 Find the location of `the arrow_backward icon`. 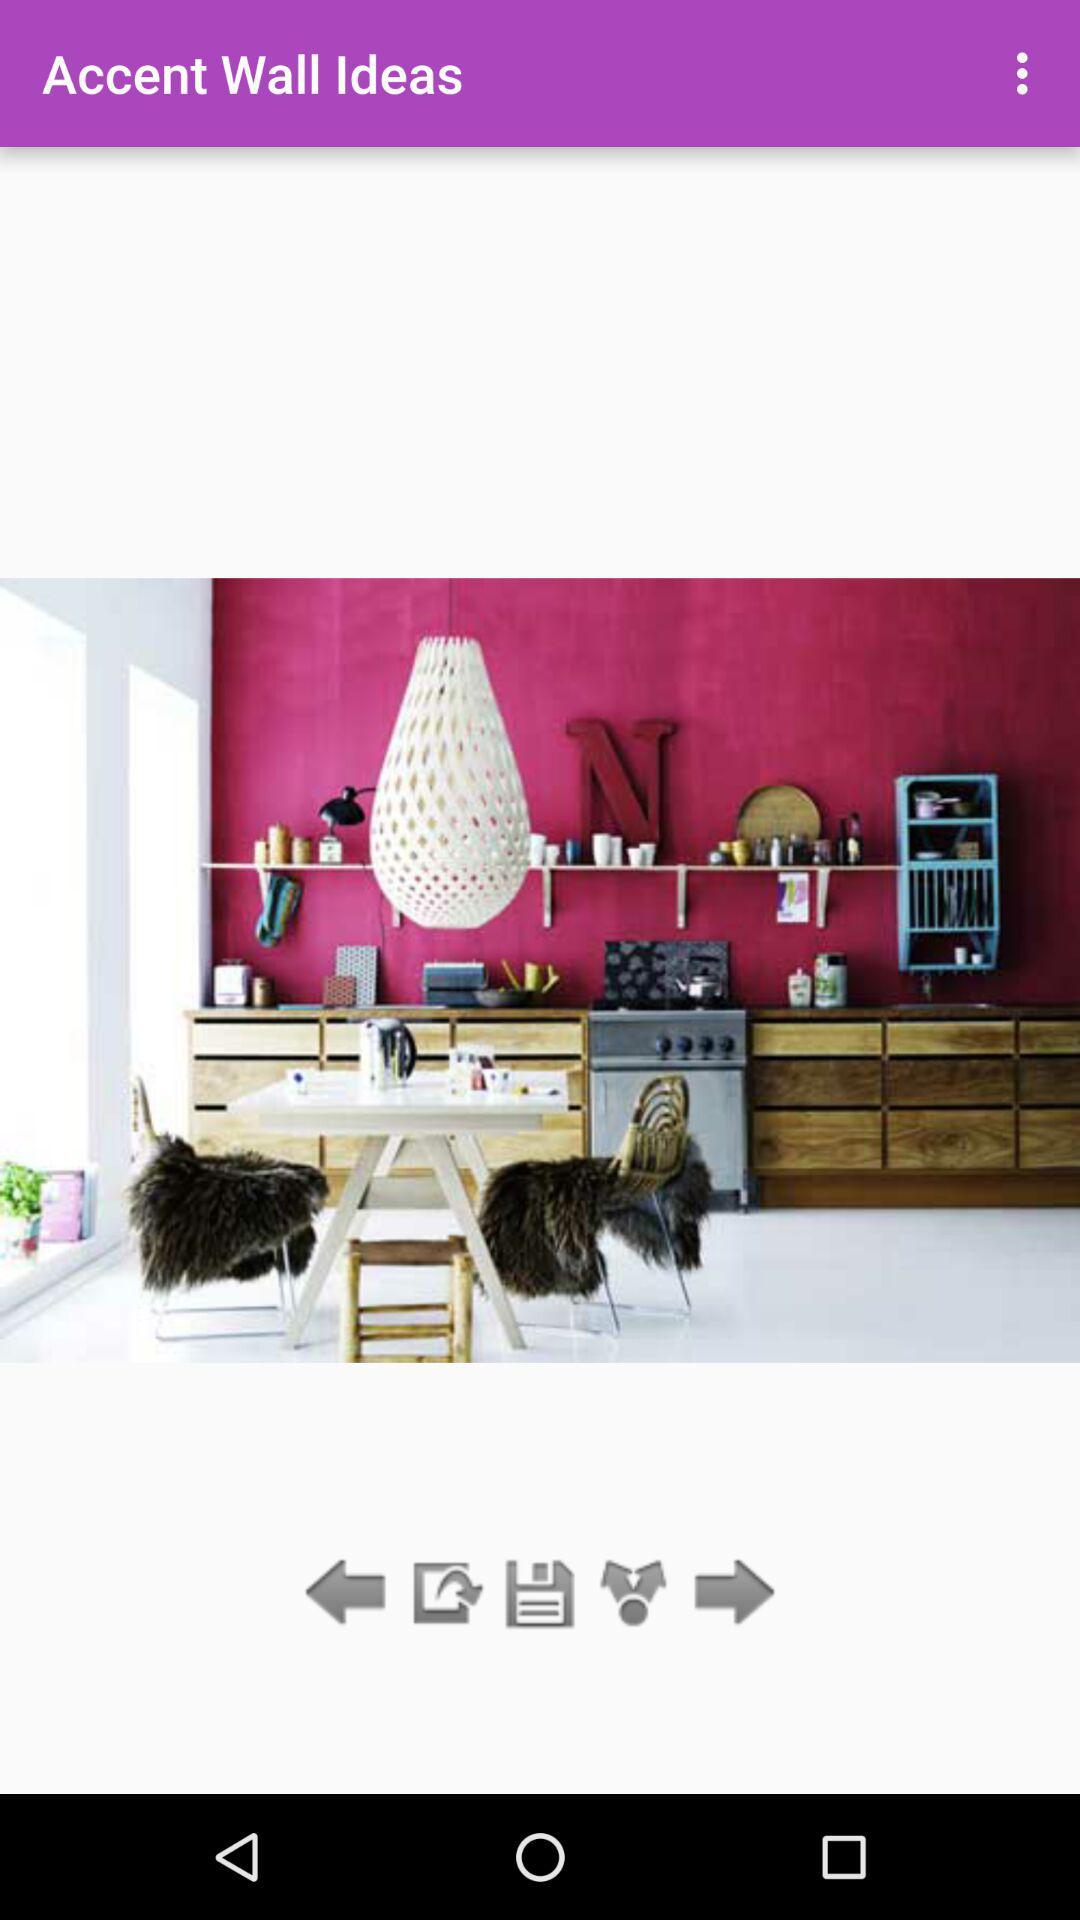

the arrow_backward icon is located at coordinates (350, 1593).